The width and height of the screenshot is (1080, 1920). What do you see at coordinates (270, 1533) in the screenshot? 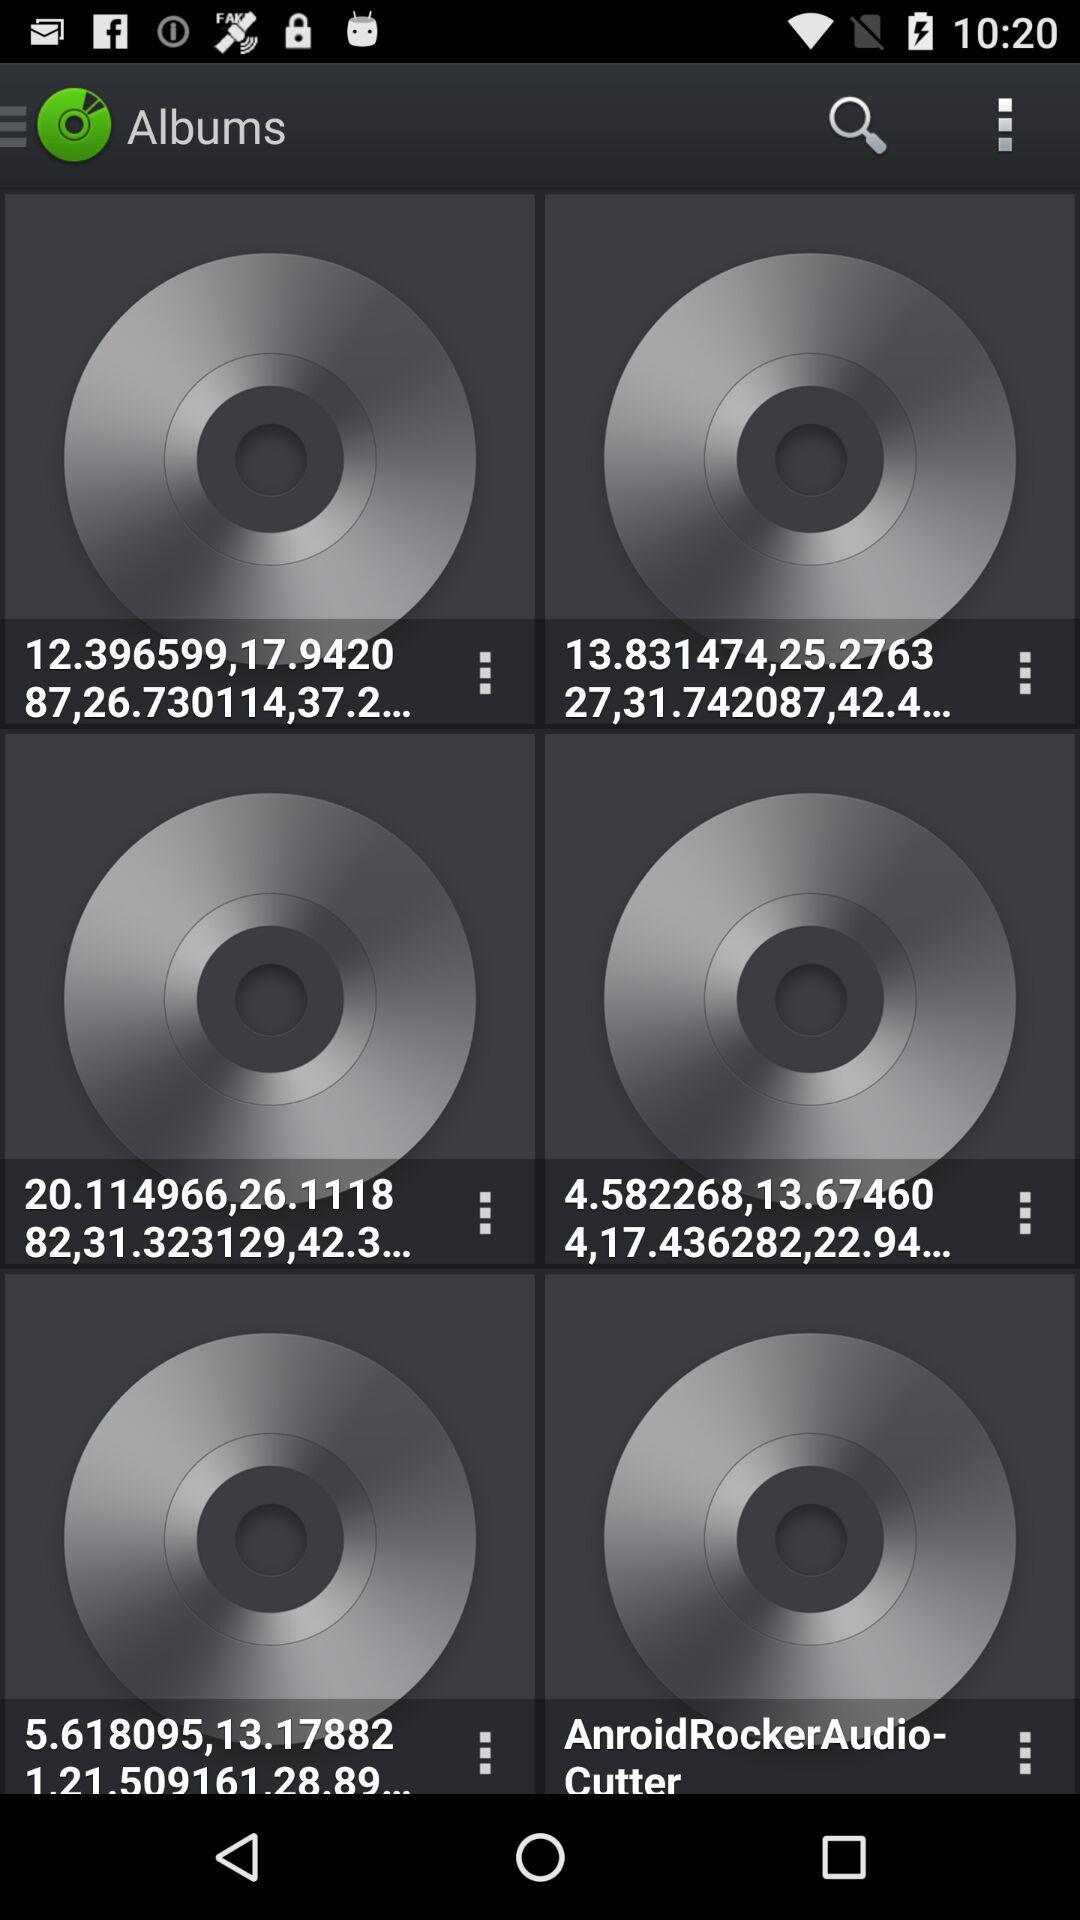
I see `the bottom left file option` at bounding box center [270, 1533].